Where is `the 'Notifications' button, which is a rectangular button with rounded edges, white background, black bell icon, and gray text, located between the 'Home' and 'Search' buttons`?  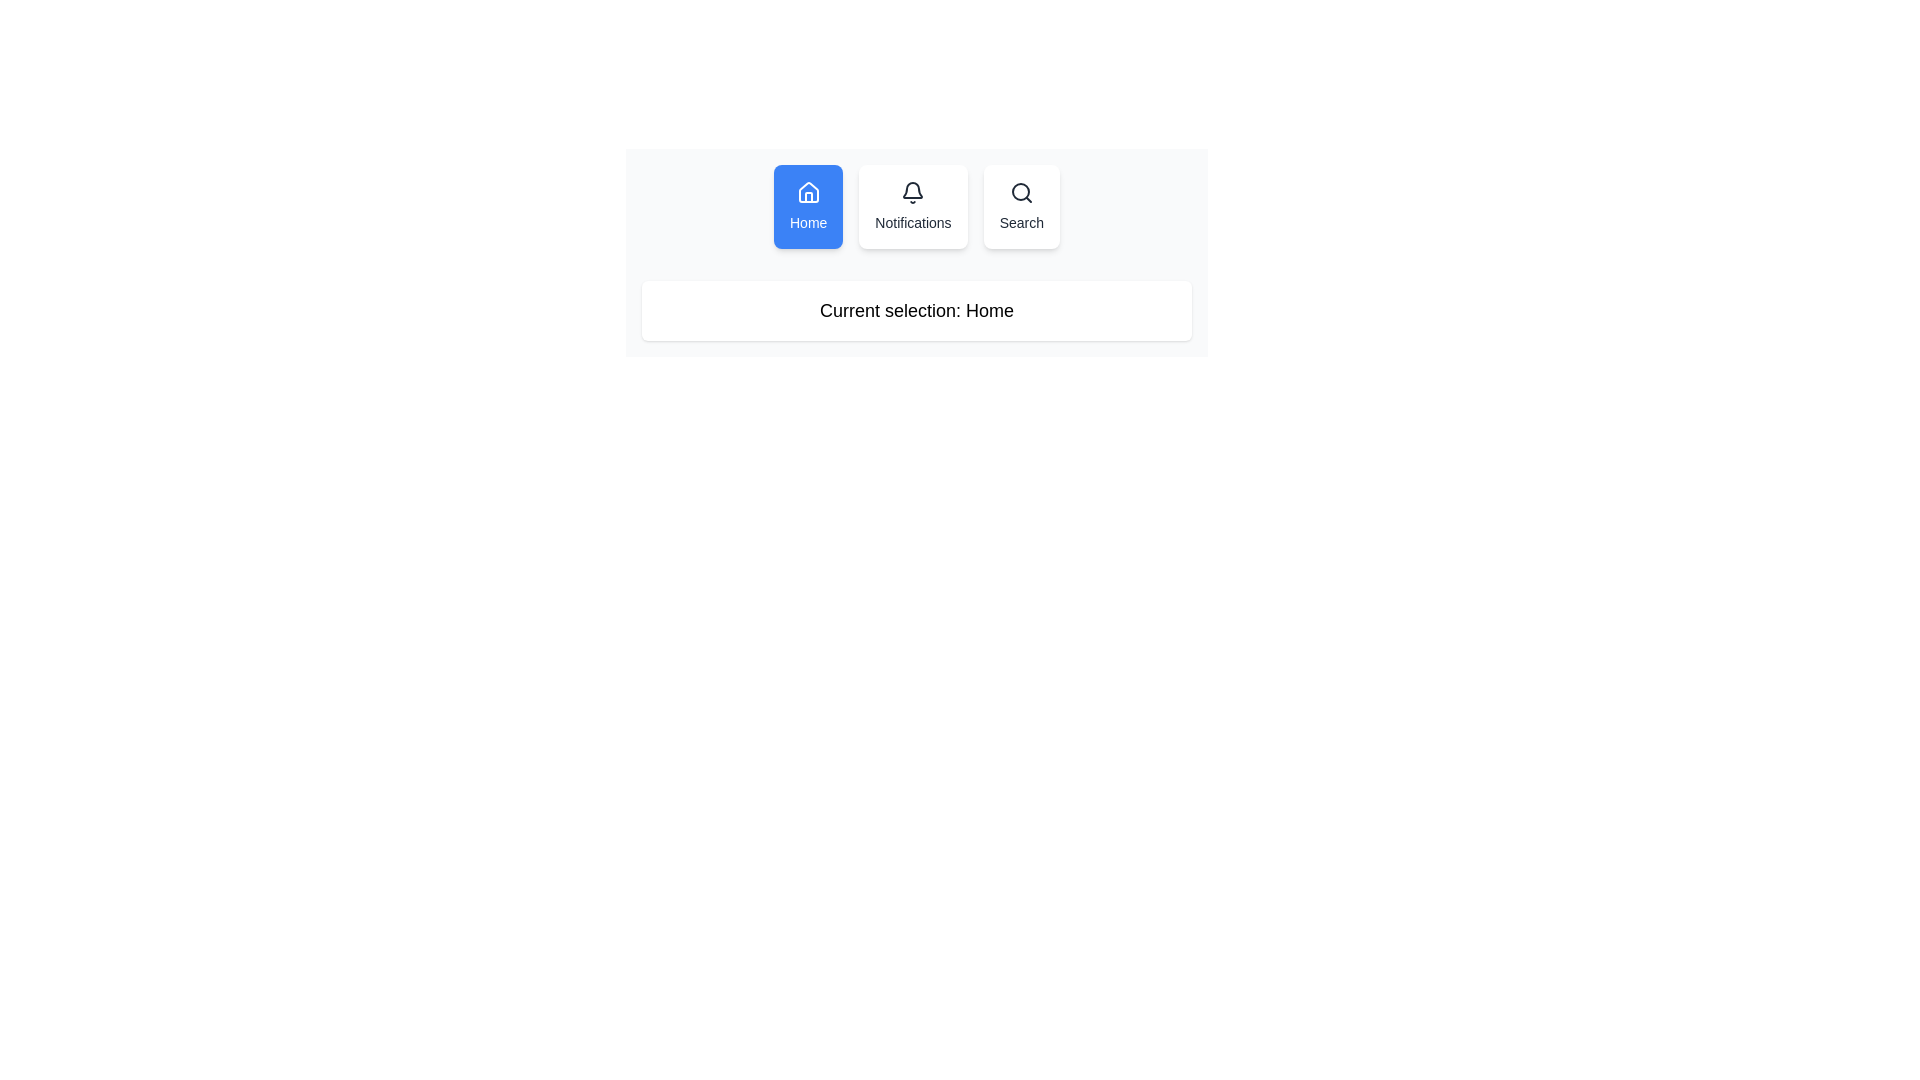
the 'Notifications' button, which is a rectangular button with rounded edges, white background, black bell icon, and gray text, located between the 'Home' and 'Search' buttons is located at coordinates (912, 207).